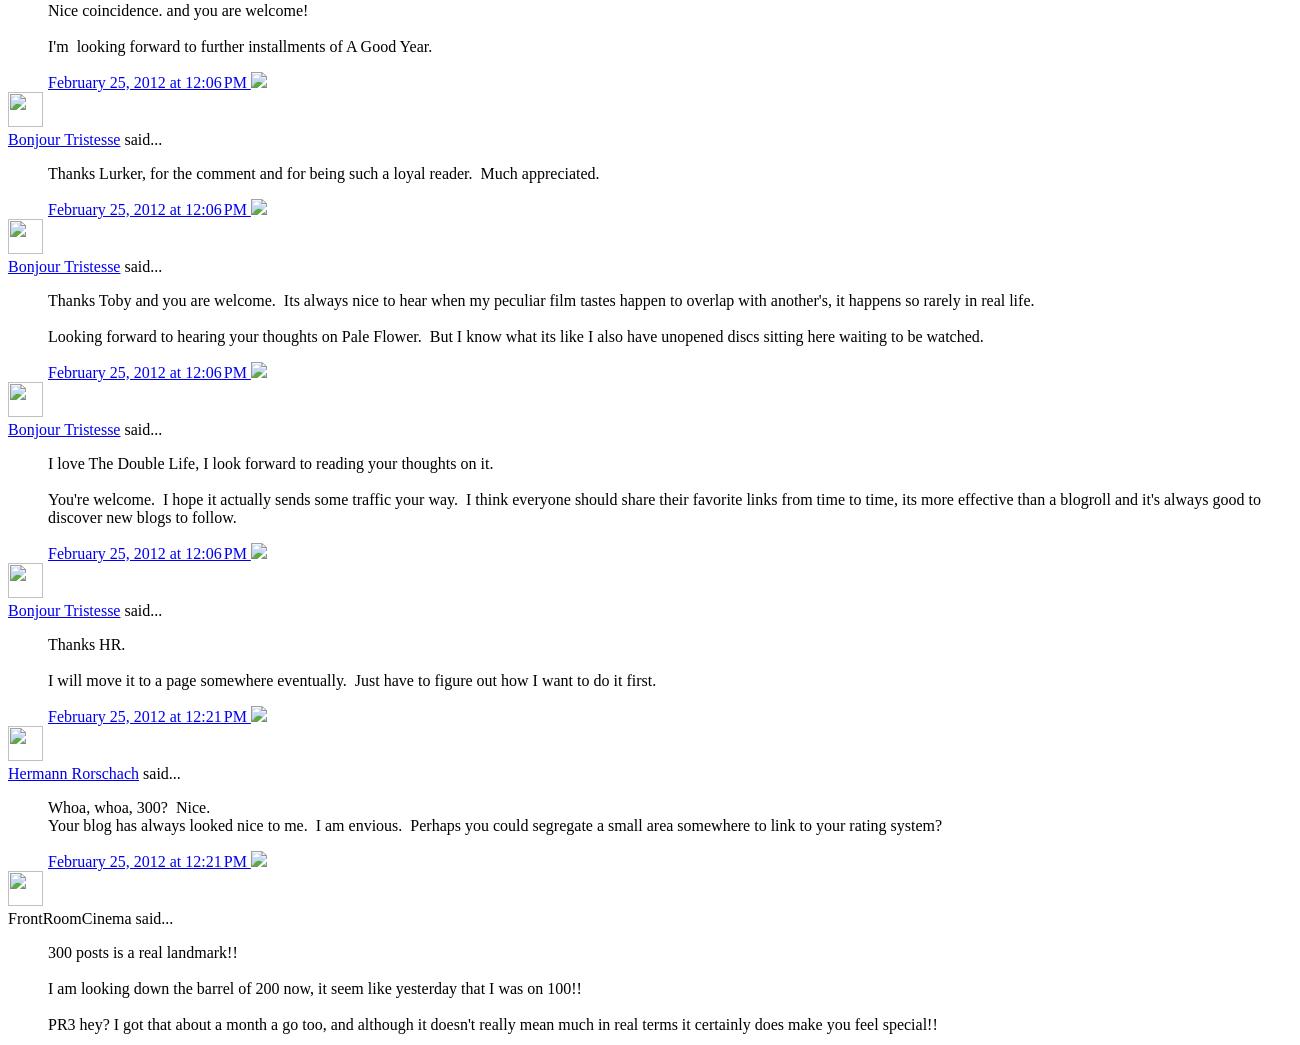 This screenshot has height=1045, width=1300. Describe the element at coordinates (73, 773) in the screenshot. I see `'Hermann Rorschach'` at that location.